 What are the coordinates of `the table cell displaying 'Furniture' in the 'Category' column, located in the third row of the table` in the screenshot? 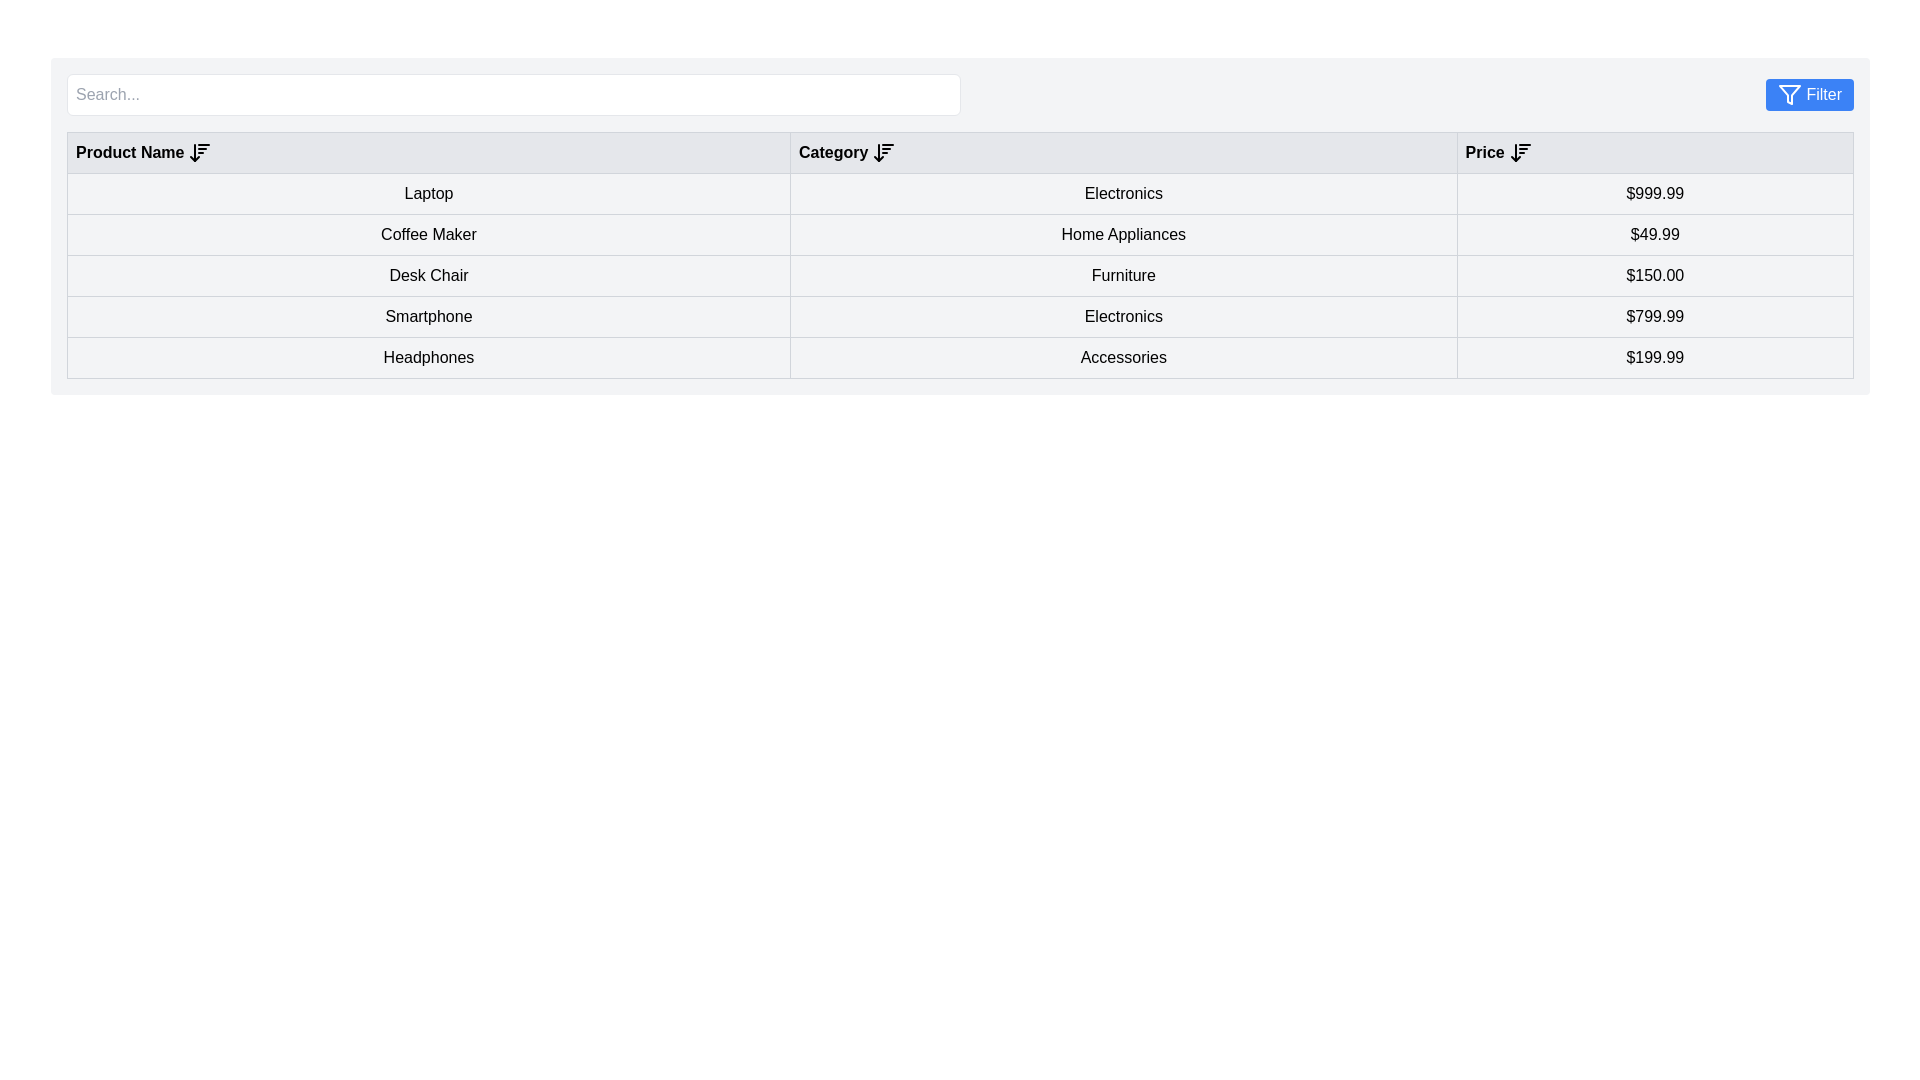 It's located at (1123, 276).